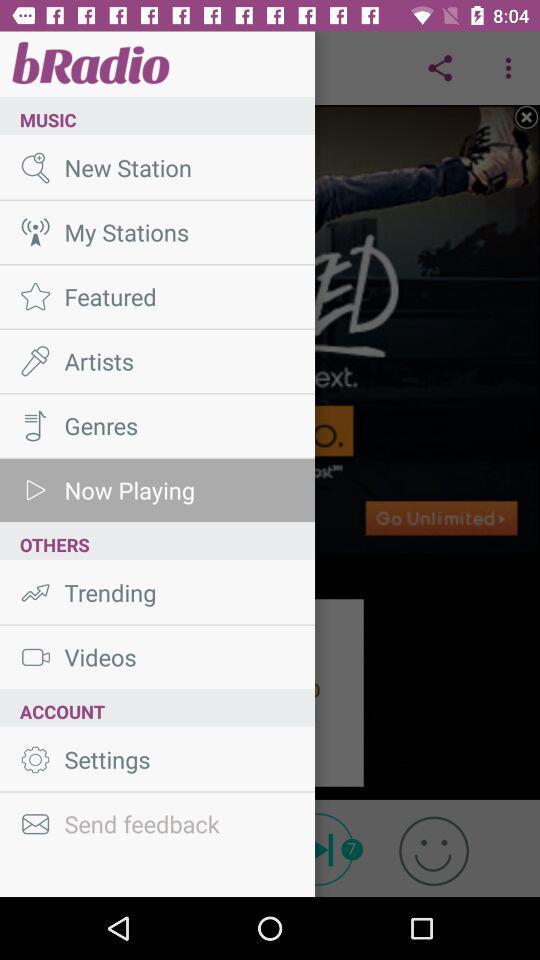 This screenshot has width=540, height=960. I want to click on the emoji icon, so click(432, 849).